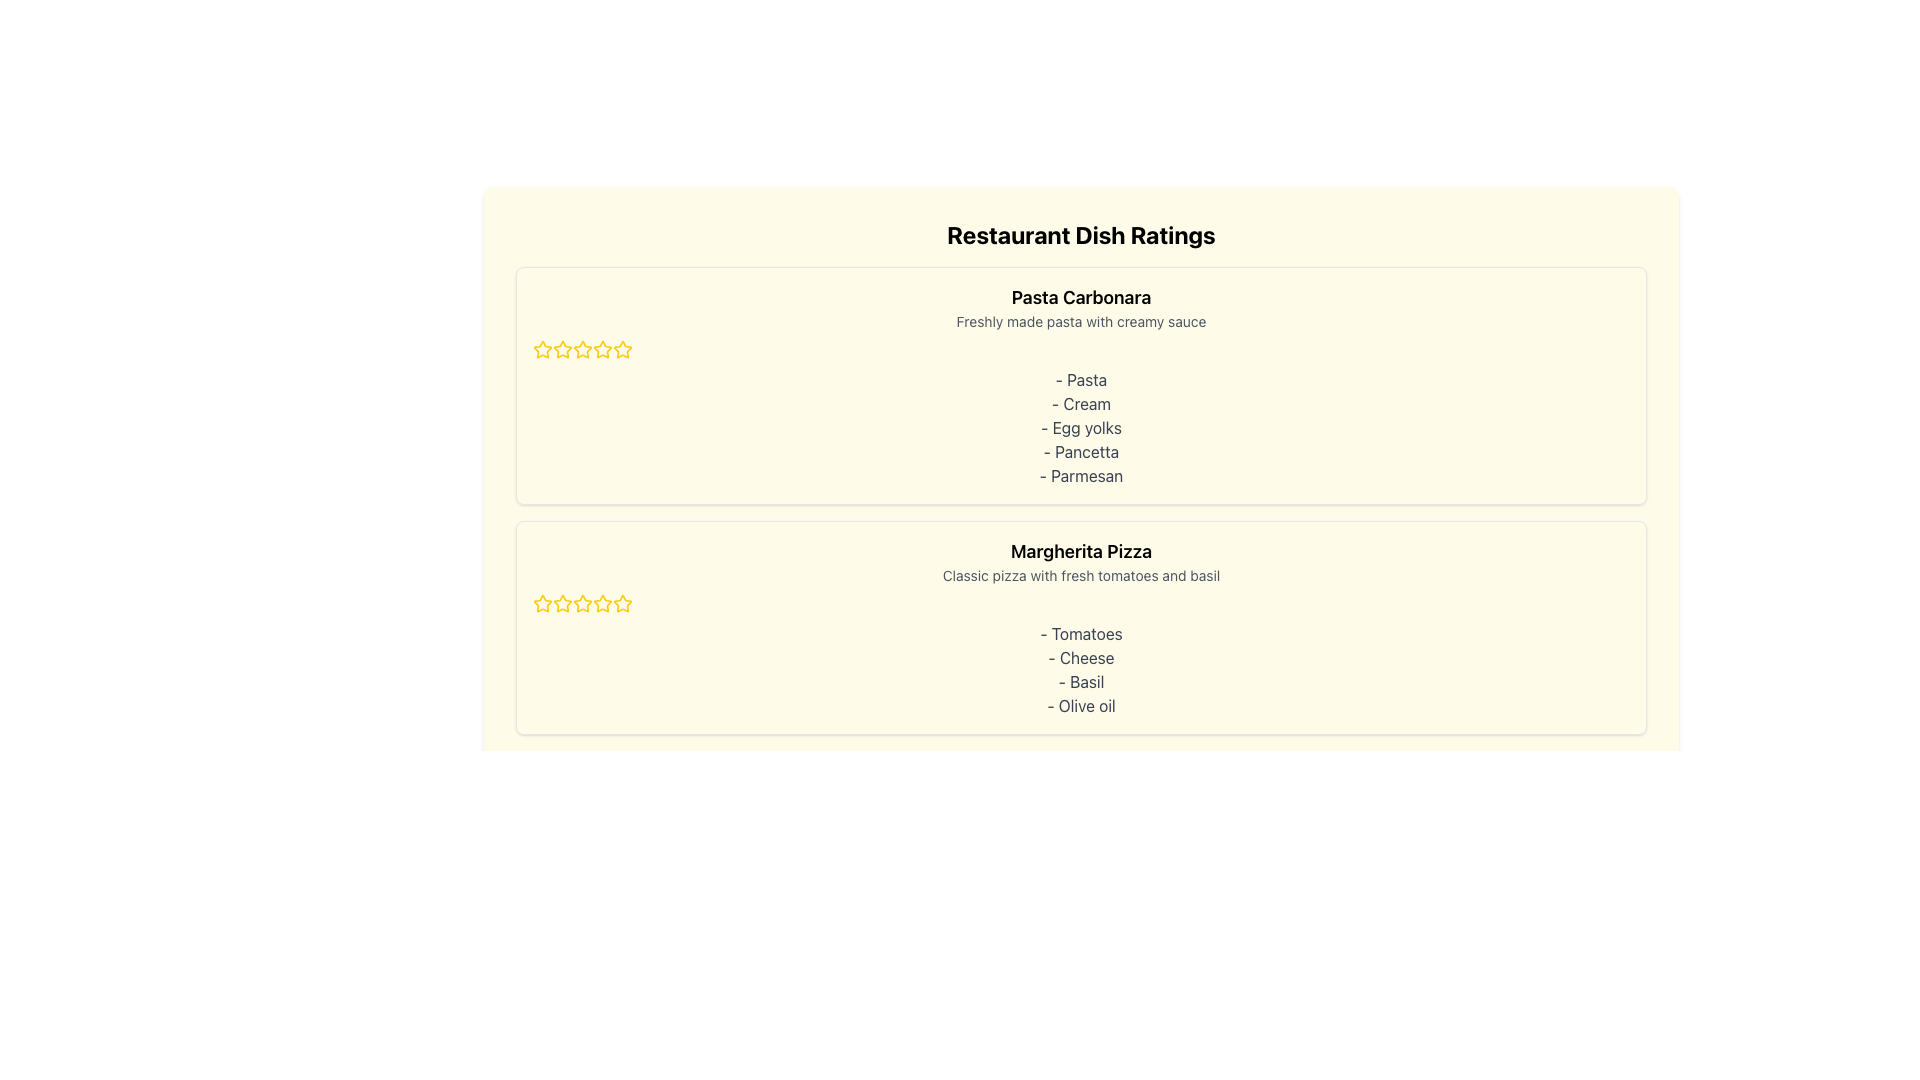 The height and width of the screenshot is (1080, 1920). Describe the element at coordinates (561, 349) in the screenshot. I see `the third star icon, which is a yellow outlined star used for rating` at that location.